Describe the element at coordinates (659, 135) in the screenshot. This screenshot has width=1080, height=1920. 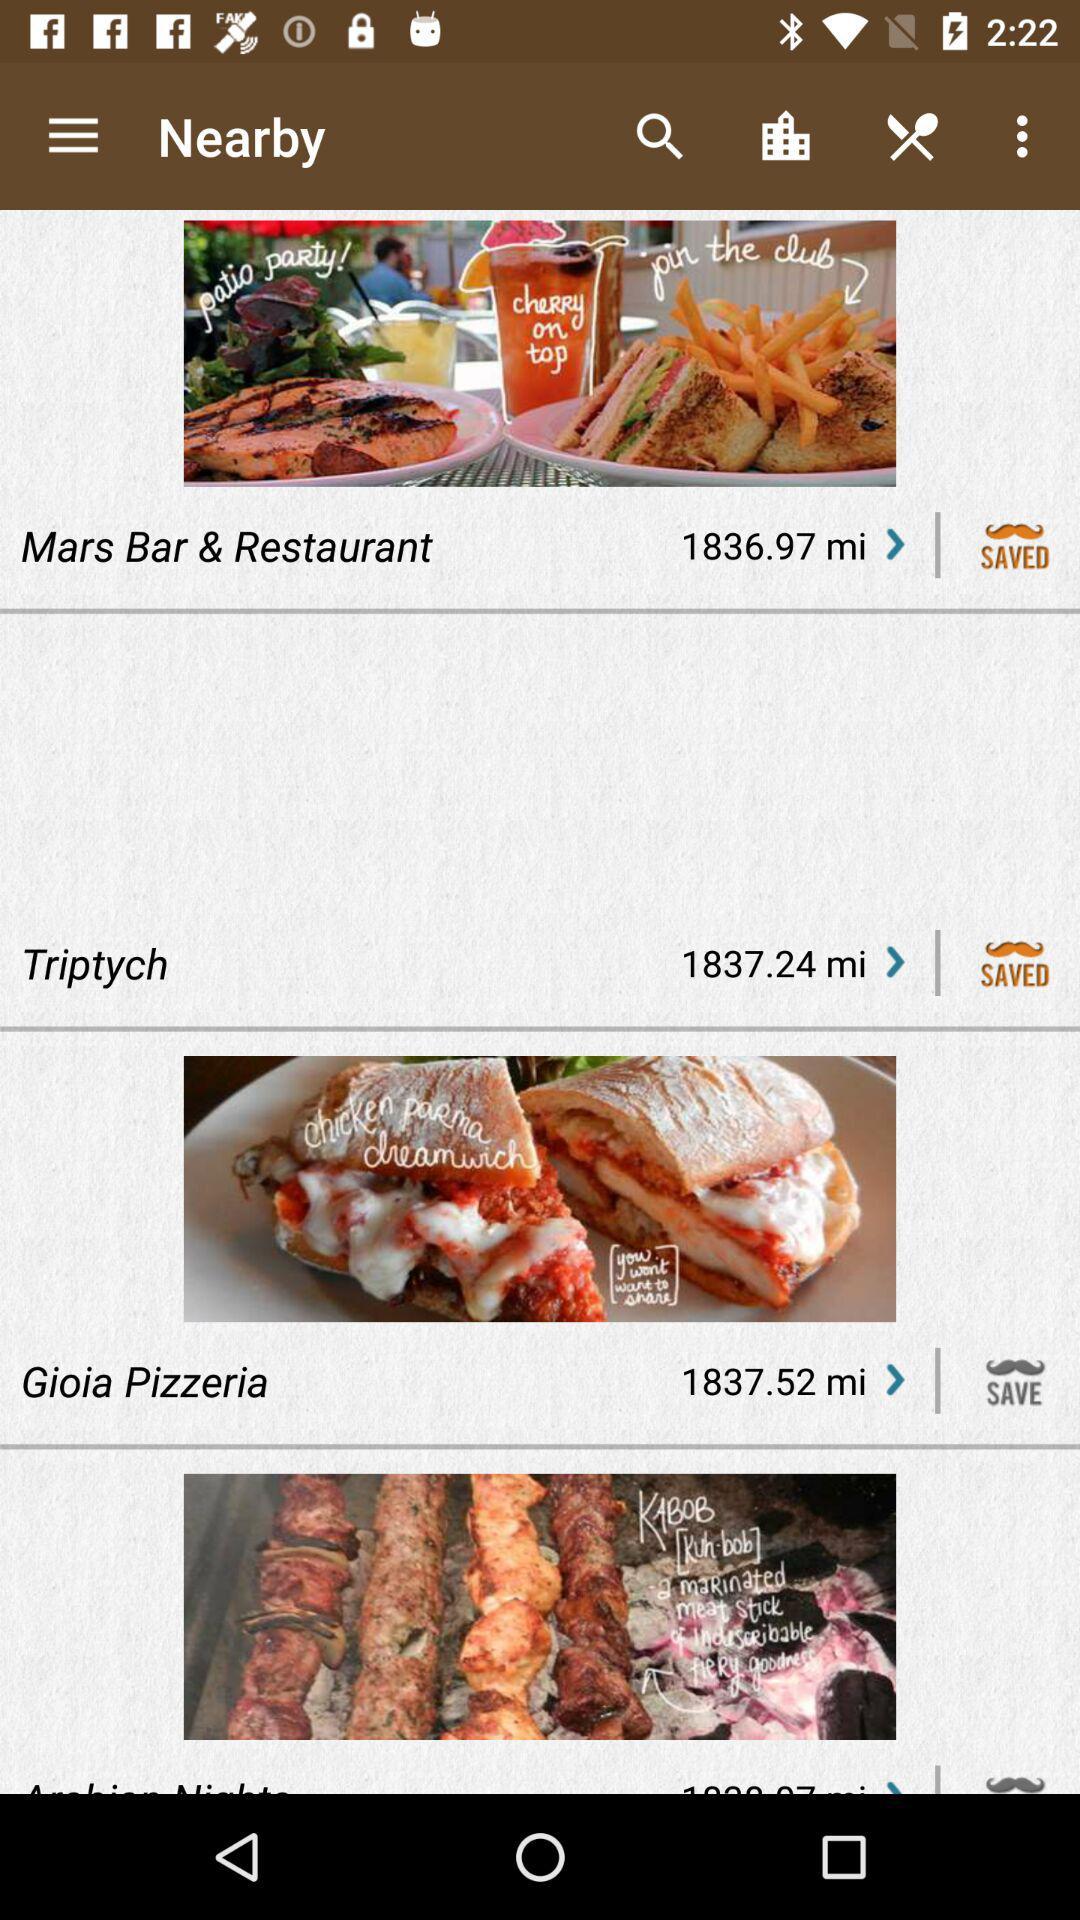
I see `app next to the nearby app` at that location.